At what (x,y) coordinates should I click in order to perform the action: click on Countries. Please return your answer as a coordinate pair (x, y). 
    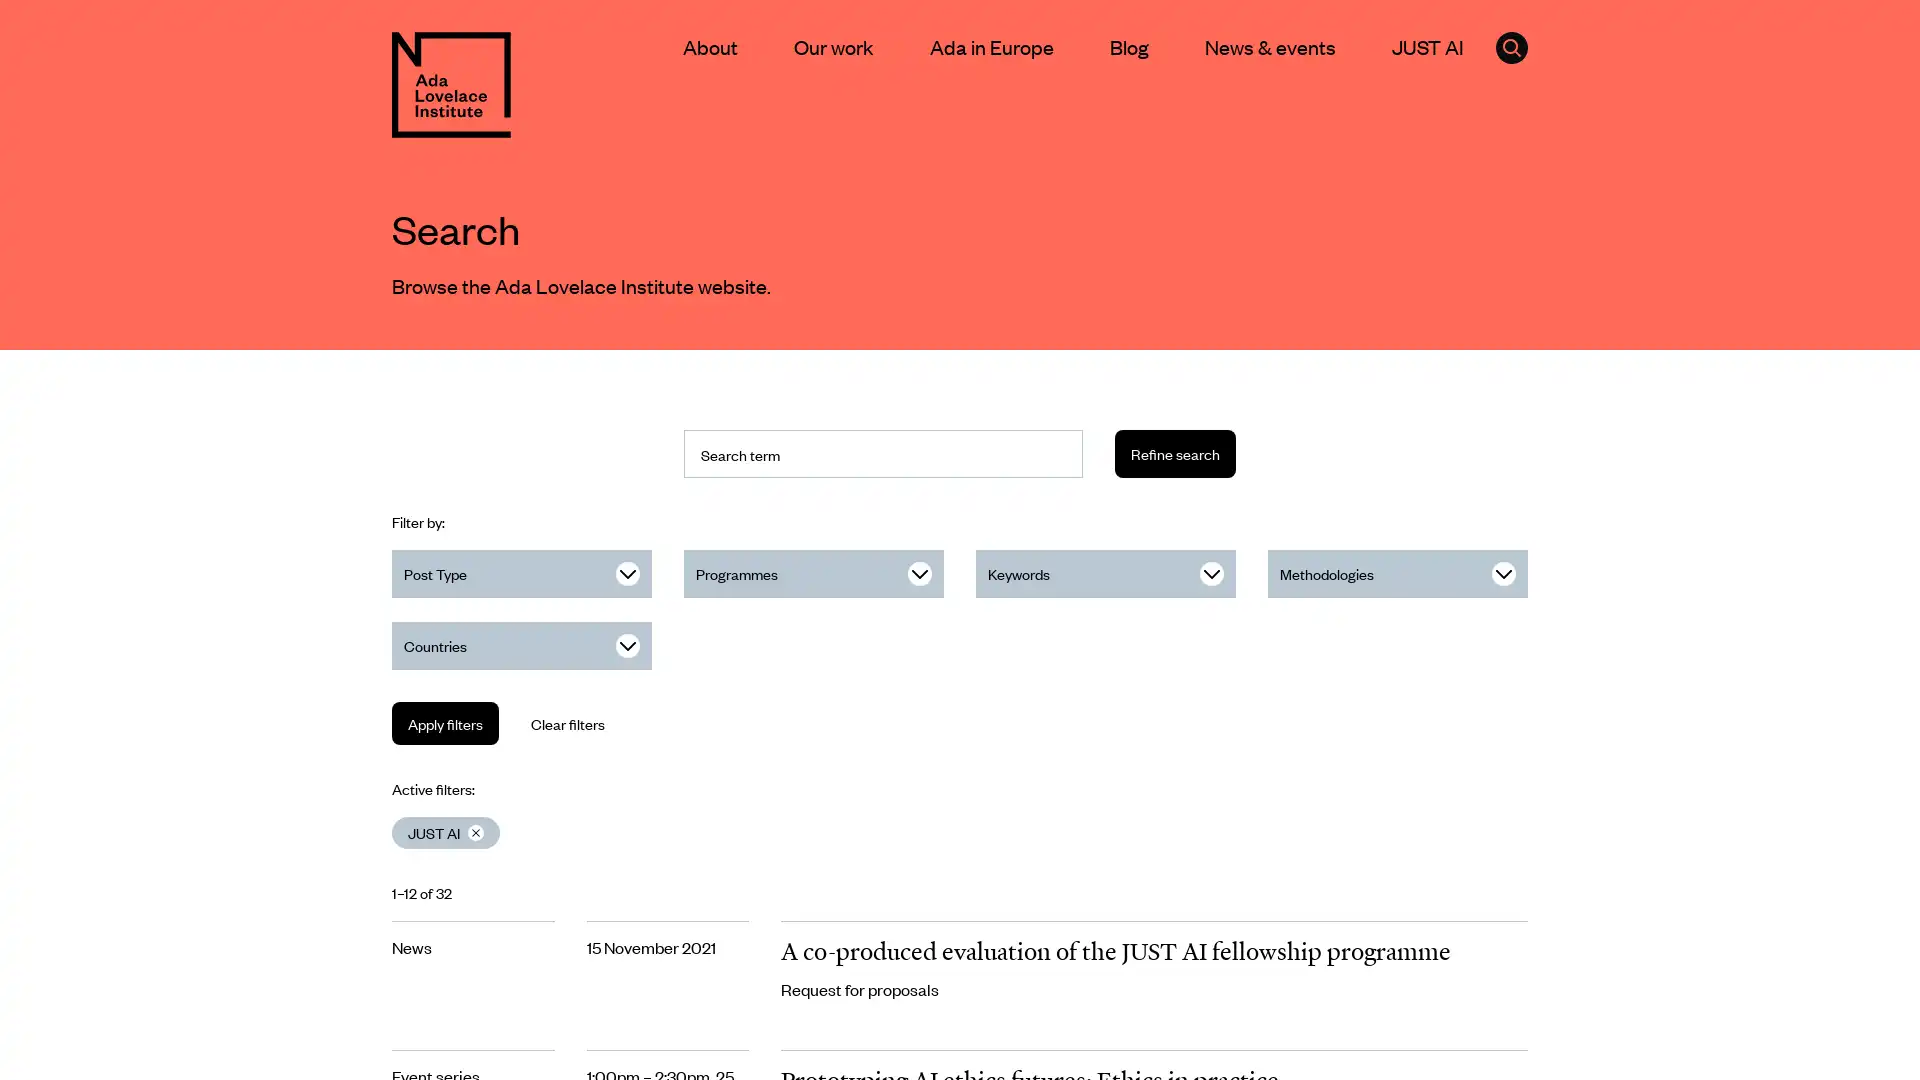
    Looking at the image, I should click on (522, 645).